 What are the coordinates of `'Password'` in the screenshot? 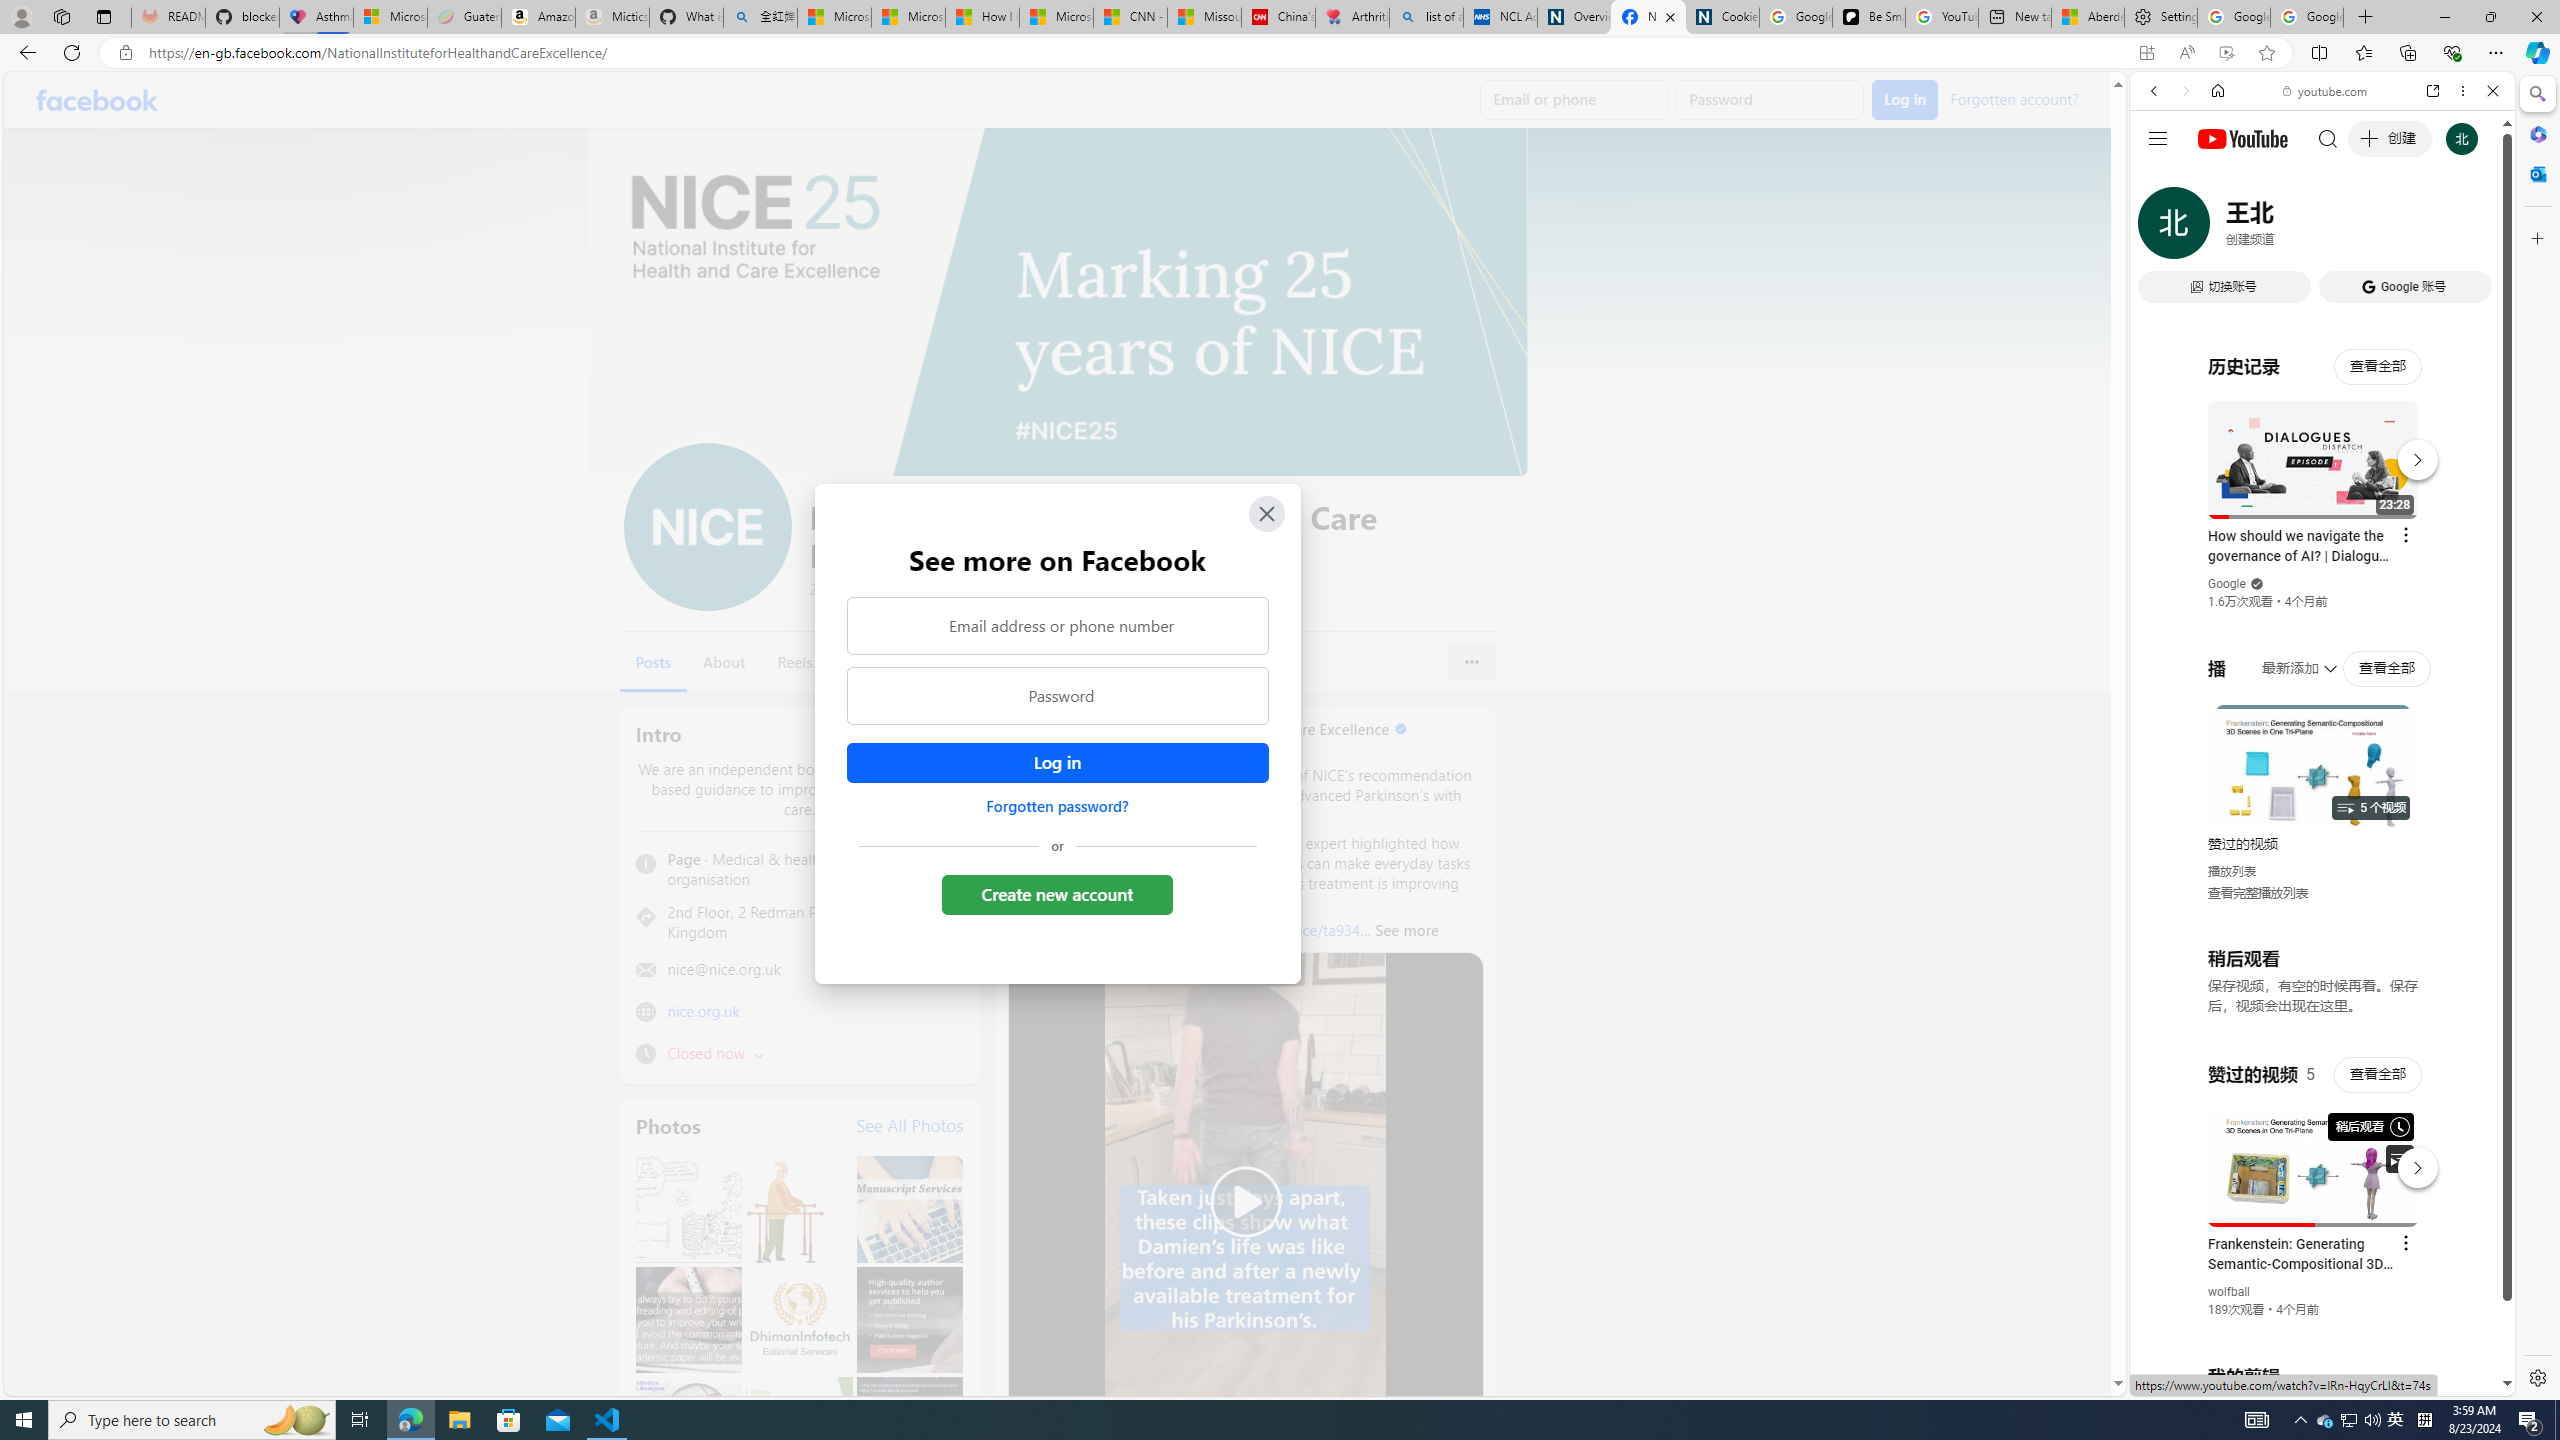 It's located at (1056, 696).